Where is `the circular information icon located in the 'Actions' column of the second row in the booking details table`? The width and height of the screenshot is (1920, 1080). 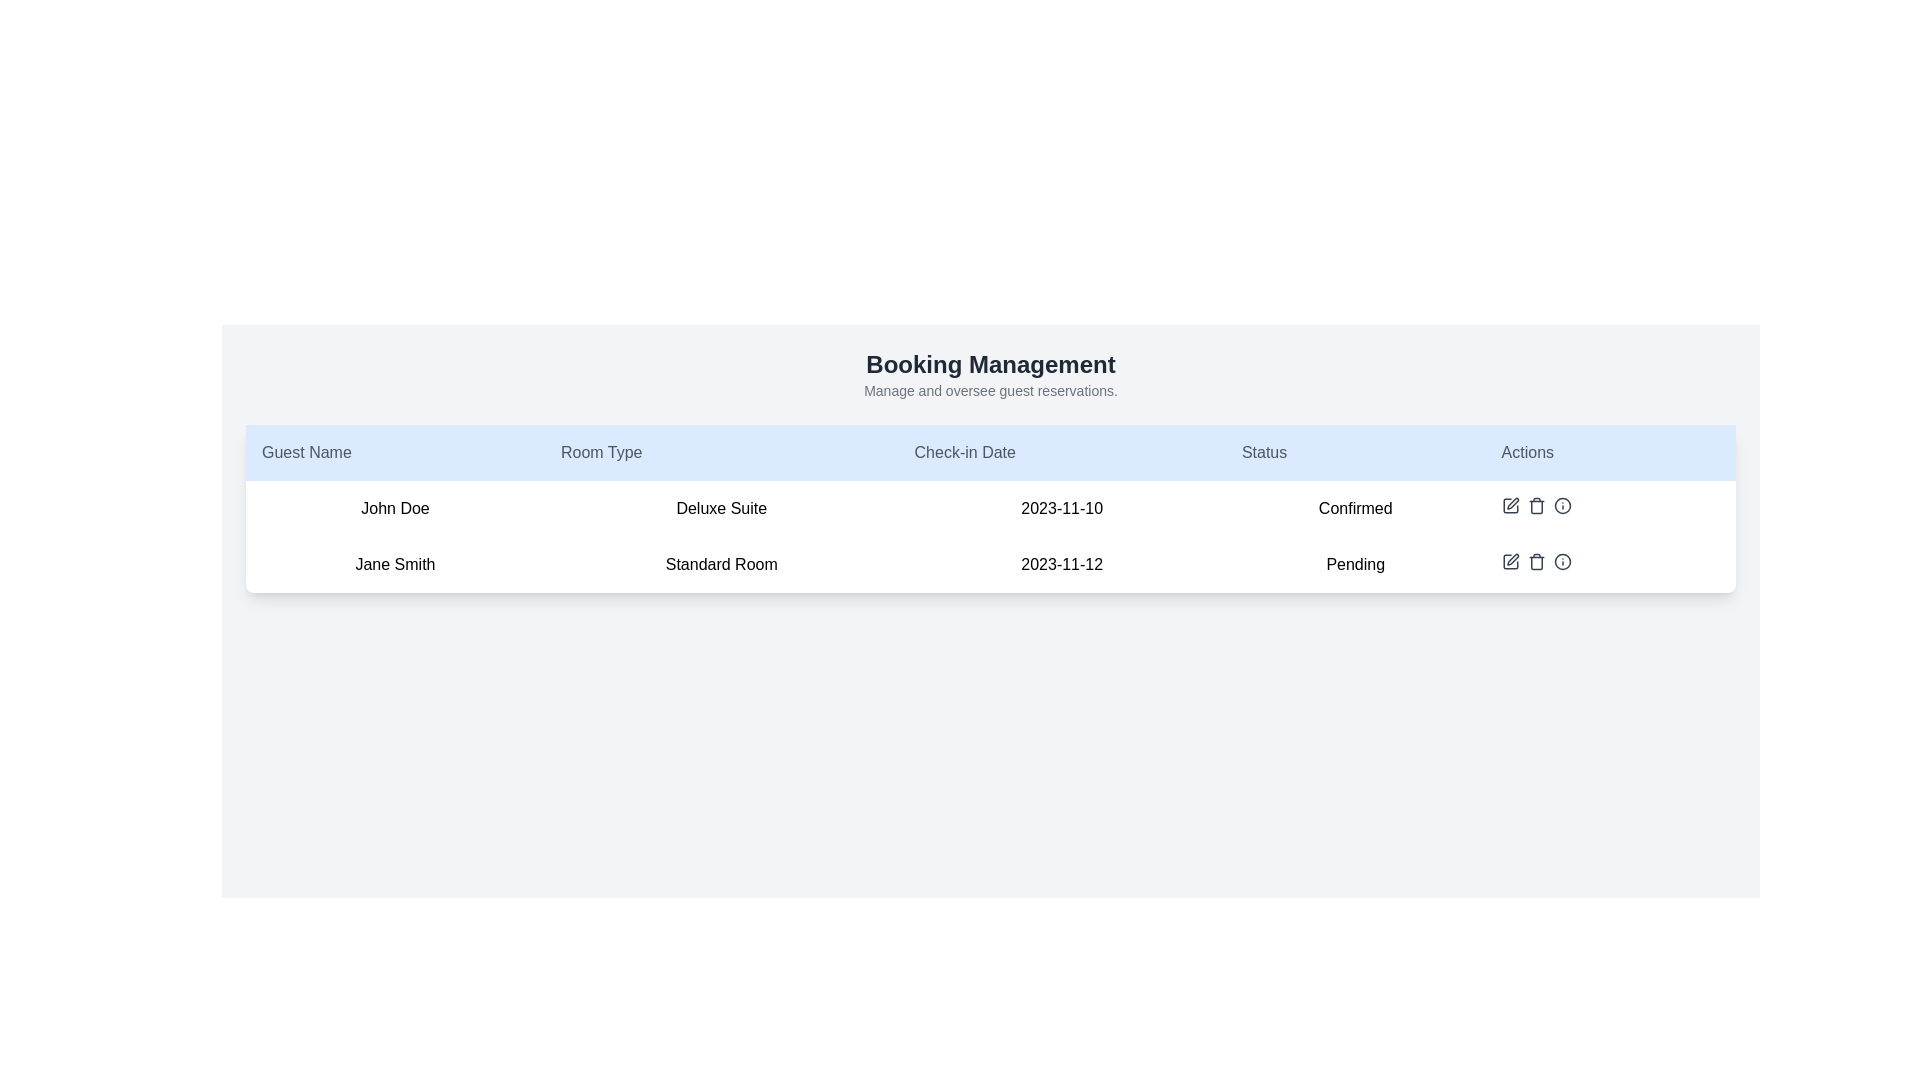
the circular information icon located in the 'Actions' column of the second row in the booking details table is located at coordinates (1561, 562).